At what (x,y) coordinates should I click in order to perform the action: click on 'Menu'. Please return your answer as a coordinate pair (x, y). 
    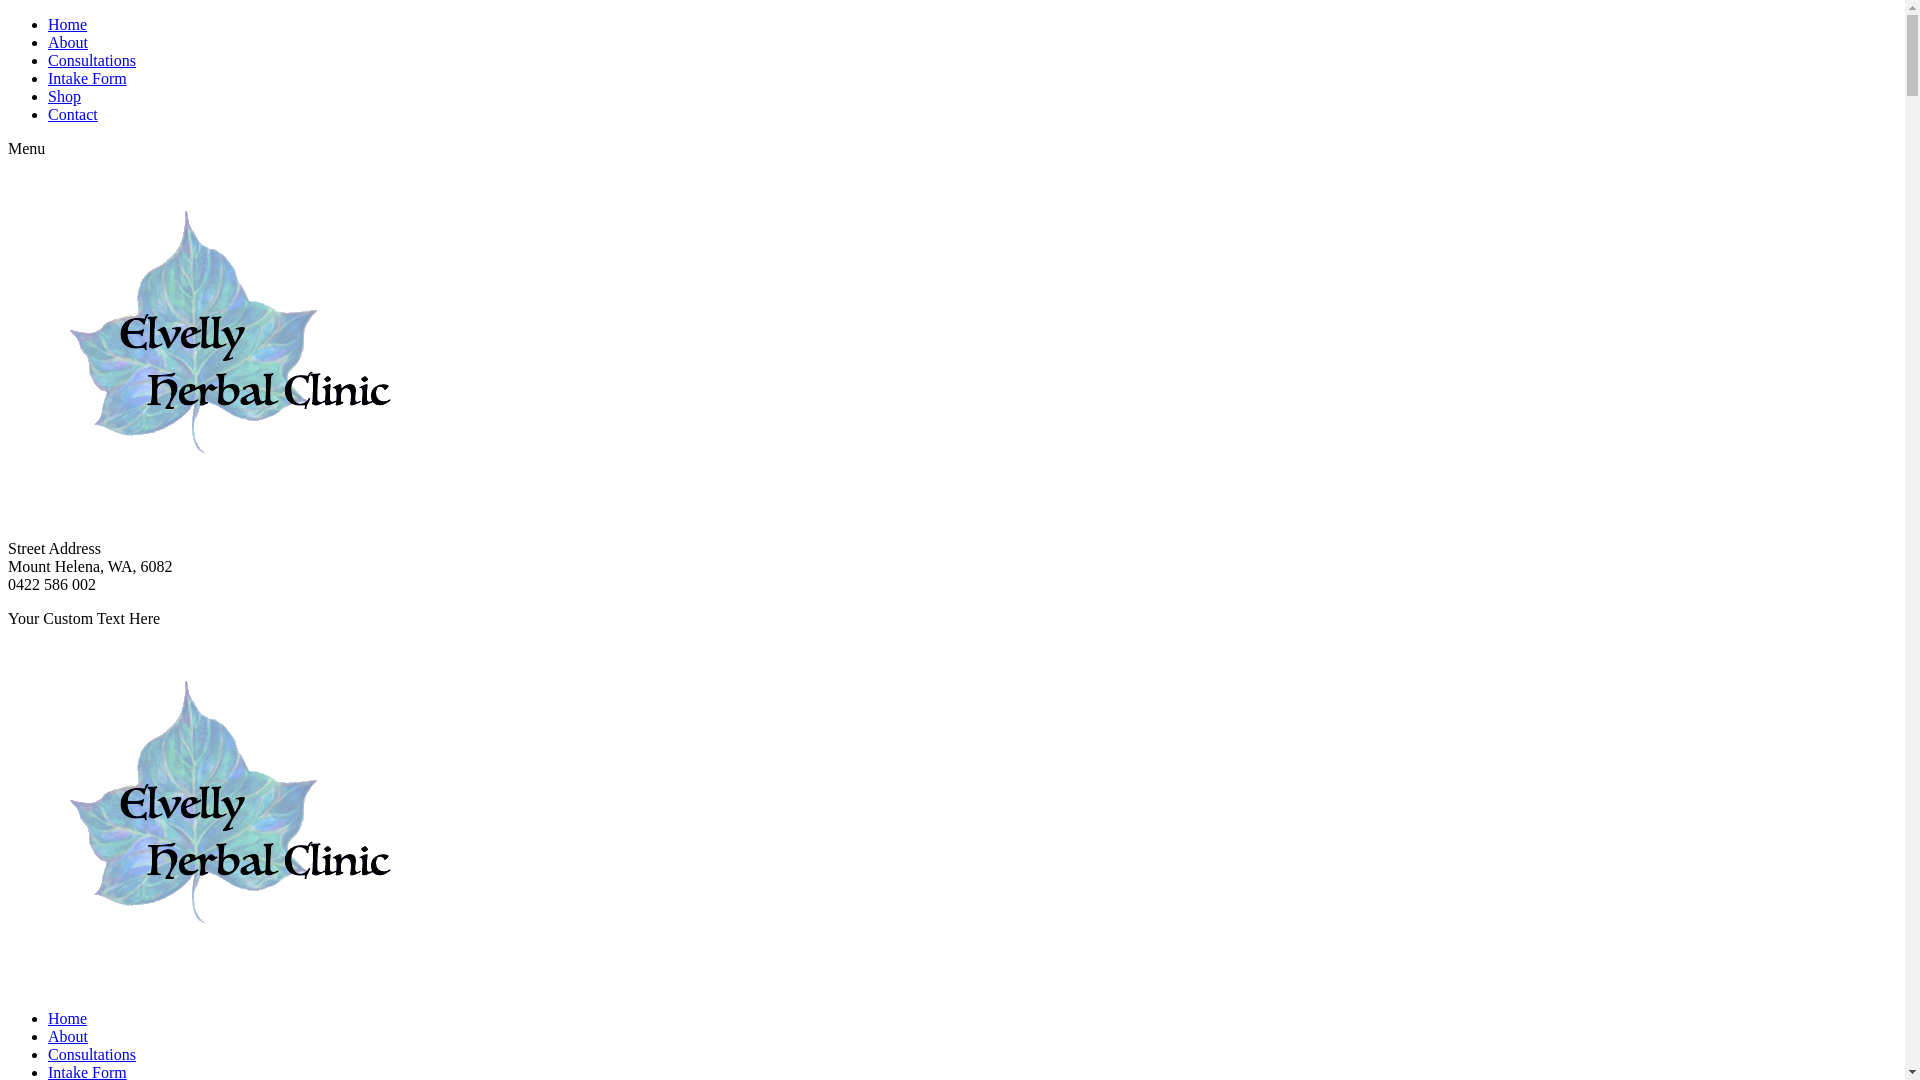
    Looking at the image, I should click on (26, 147).